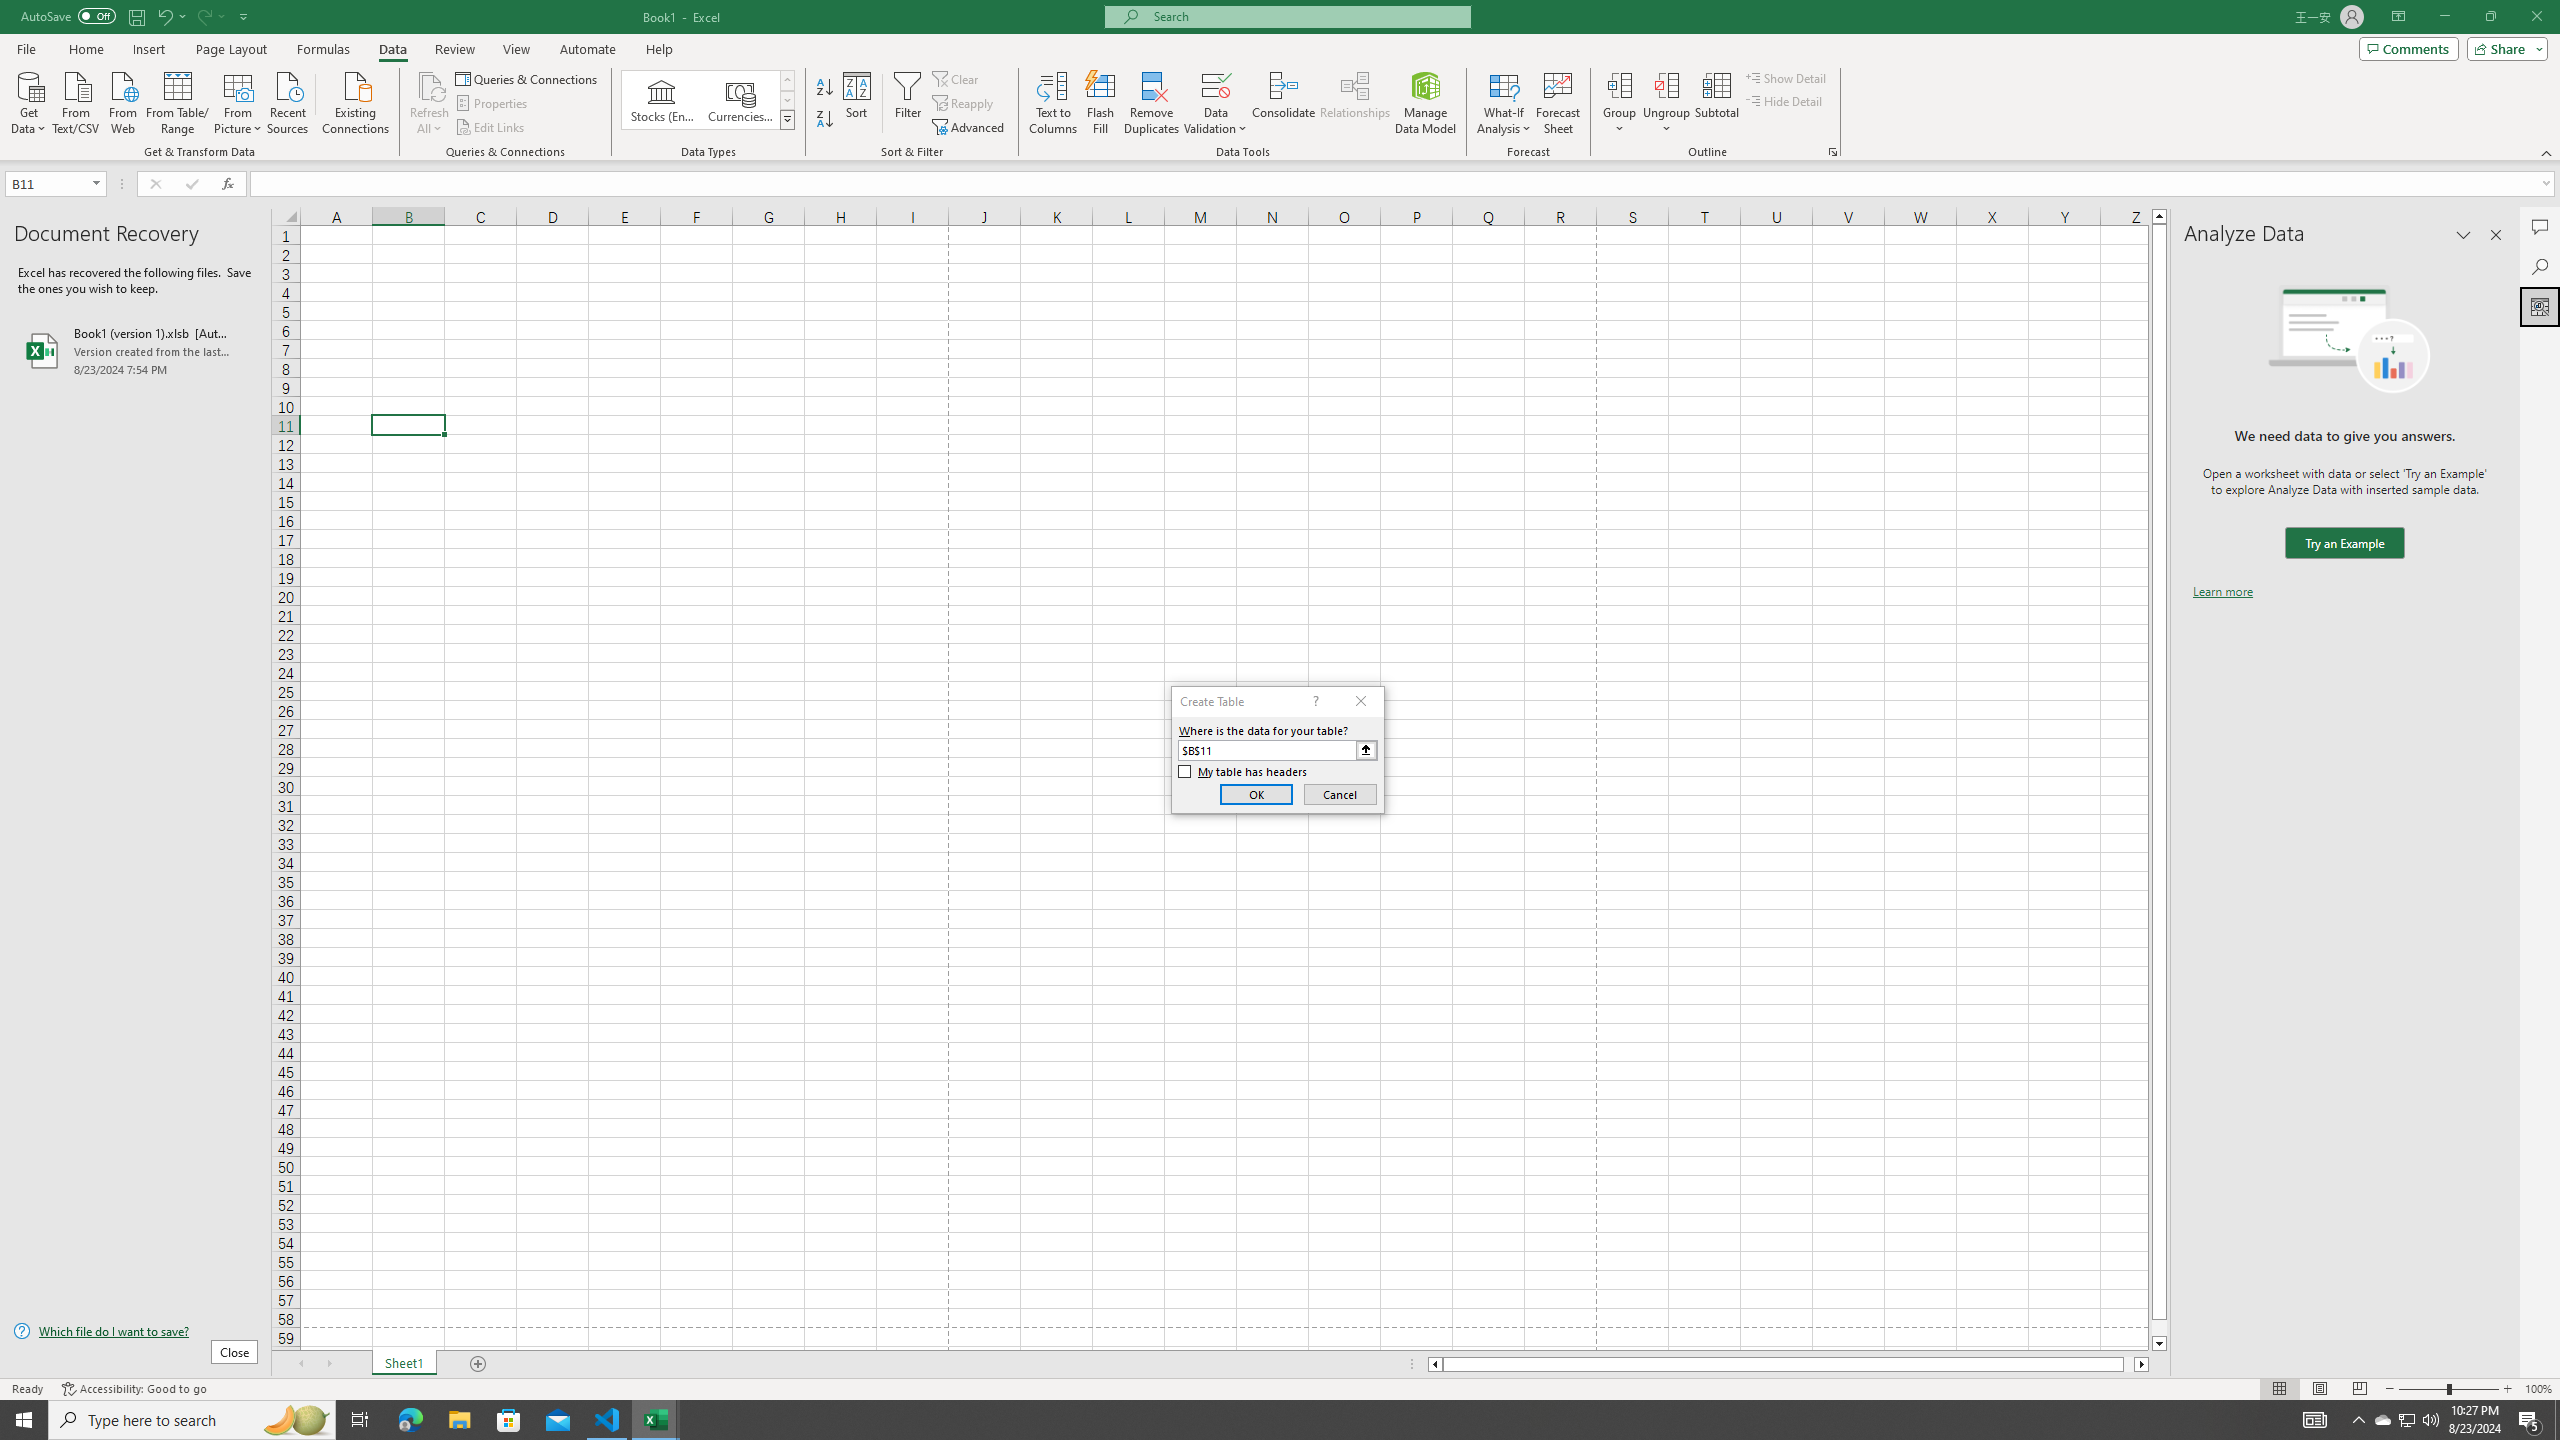 The width and height of the screenshot is (2560, 1440). I want to click on 'Text to Columns...', so click(1052, 103).